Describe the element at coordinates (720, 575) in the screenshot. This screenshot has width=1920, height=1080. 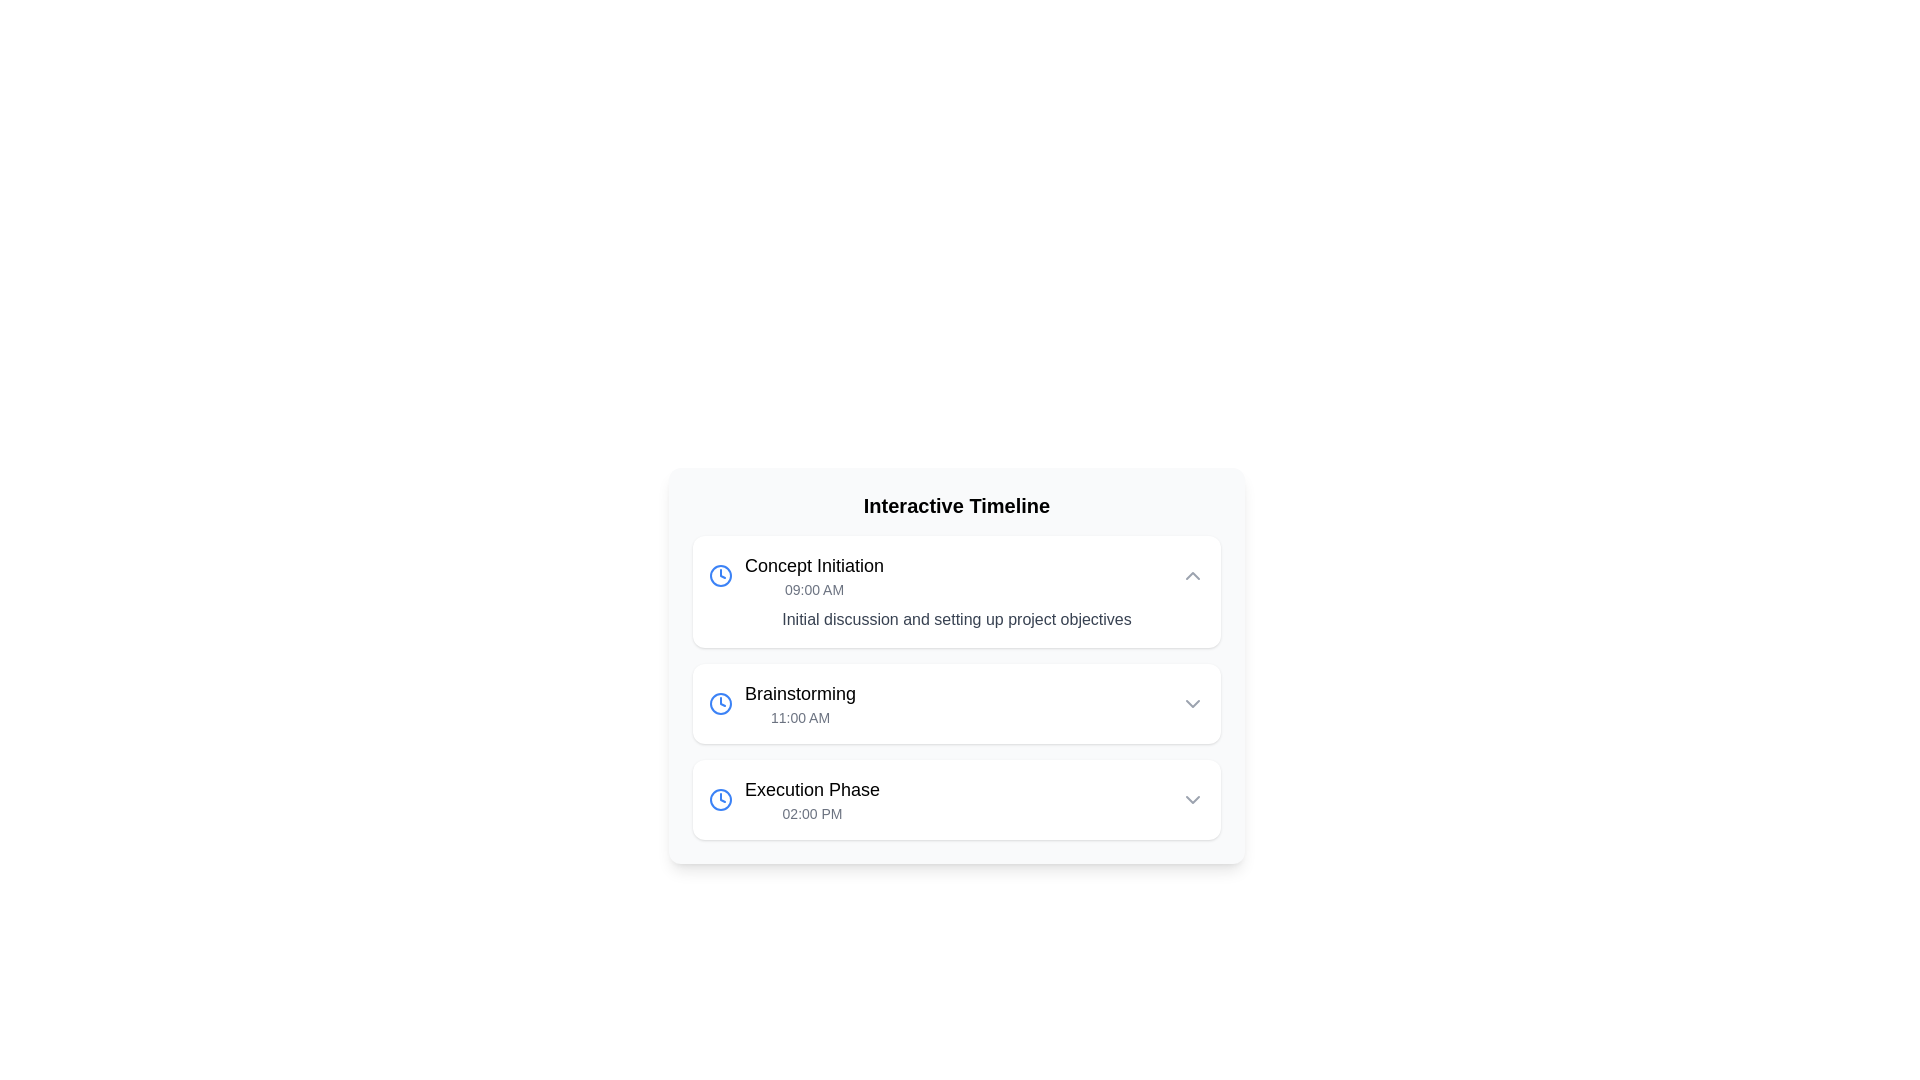
I see `the SVG Circle element that is part of the decorative clock icon for the 'Concept Initiation' entry in the 'Interactive Timeline'` at that location.